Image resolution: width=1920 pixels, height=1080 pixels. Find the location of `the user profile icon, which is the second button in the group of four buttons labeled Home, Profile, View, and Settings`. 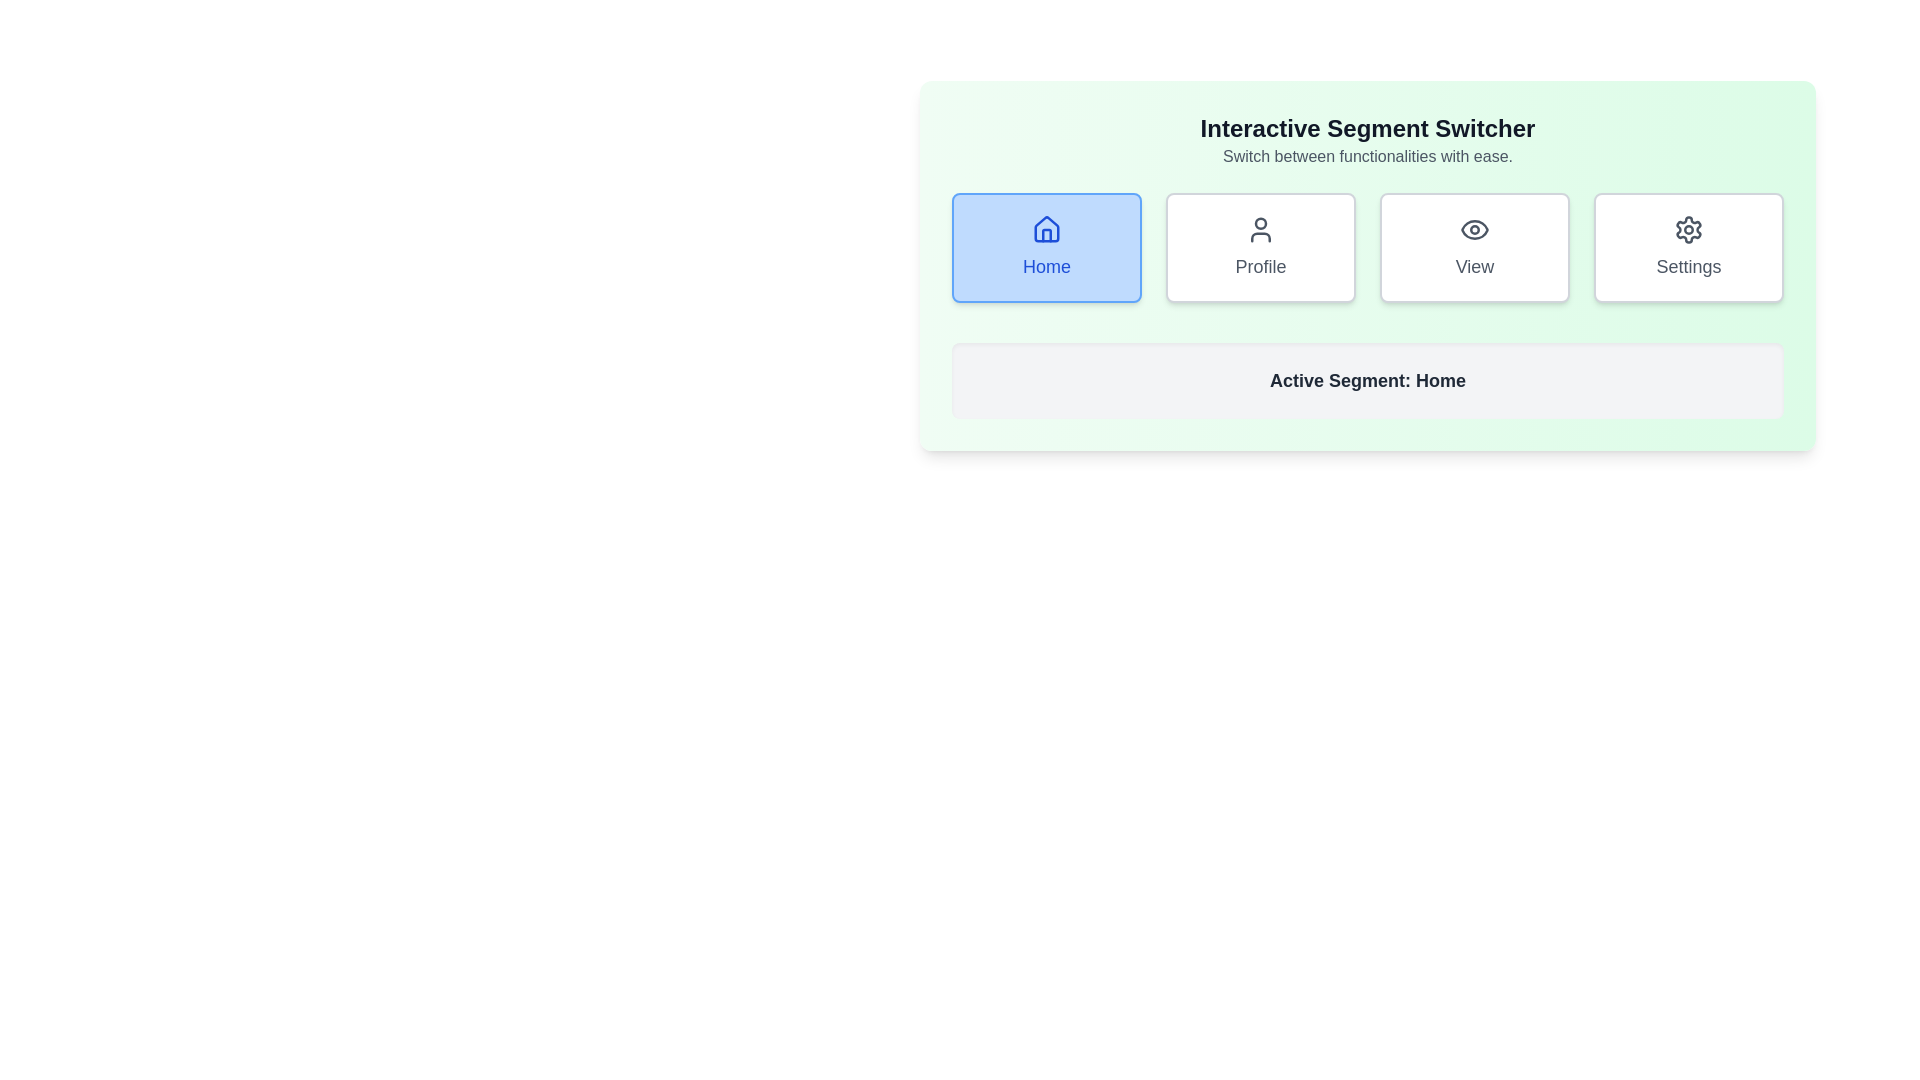

the user profile icon, which is the second button in the group of four buttons labeled Home, Profile, View, and Settings is located at coordinates (1260, 229).